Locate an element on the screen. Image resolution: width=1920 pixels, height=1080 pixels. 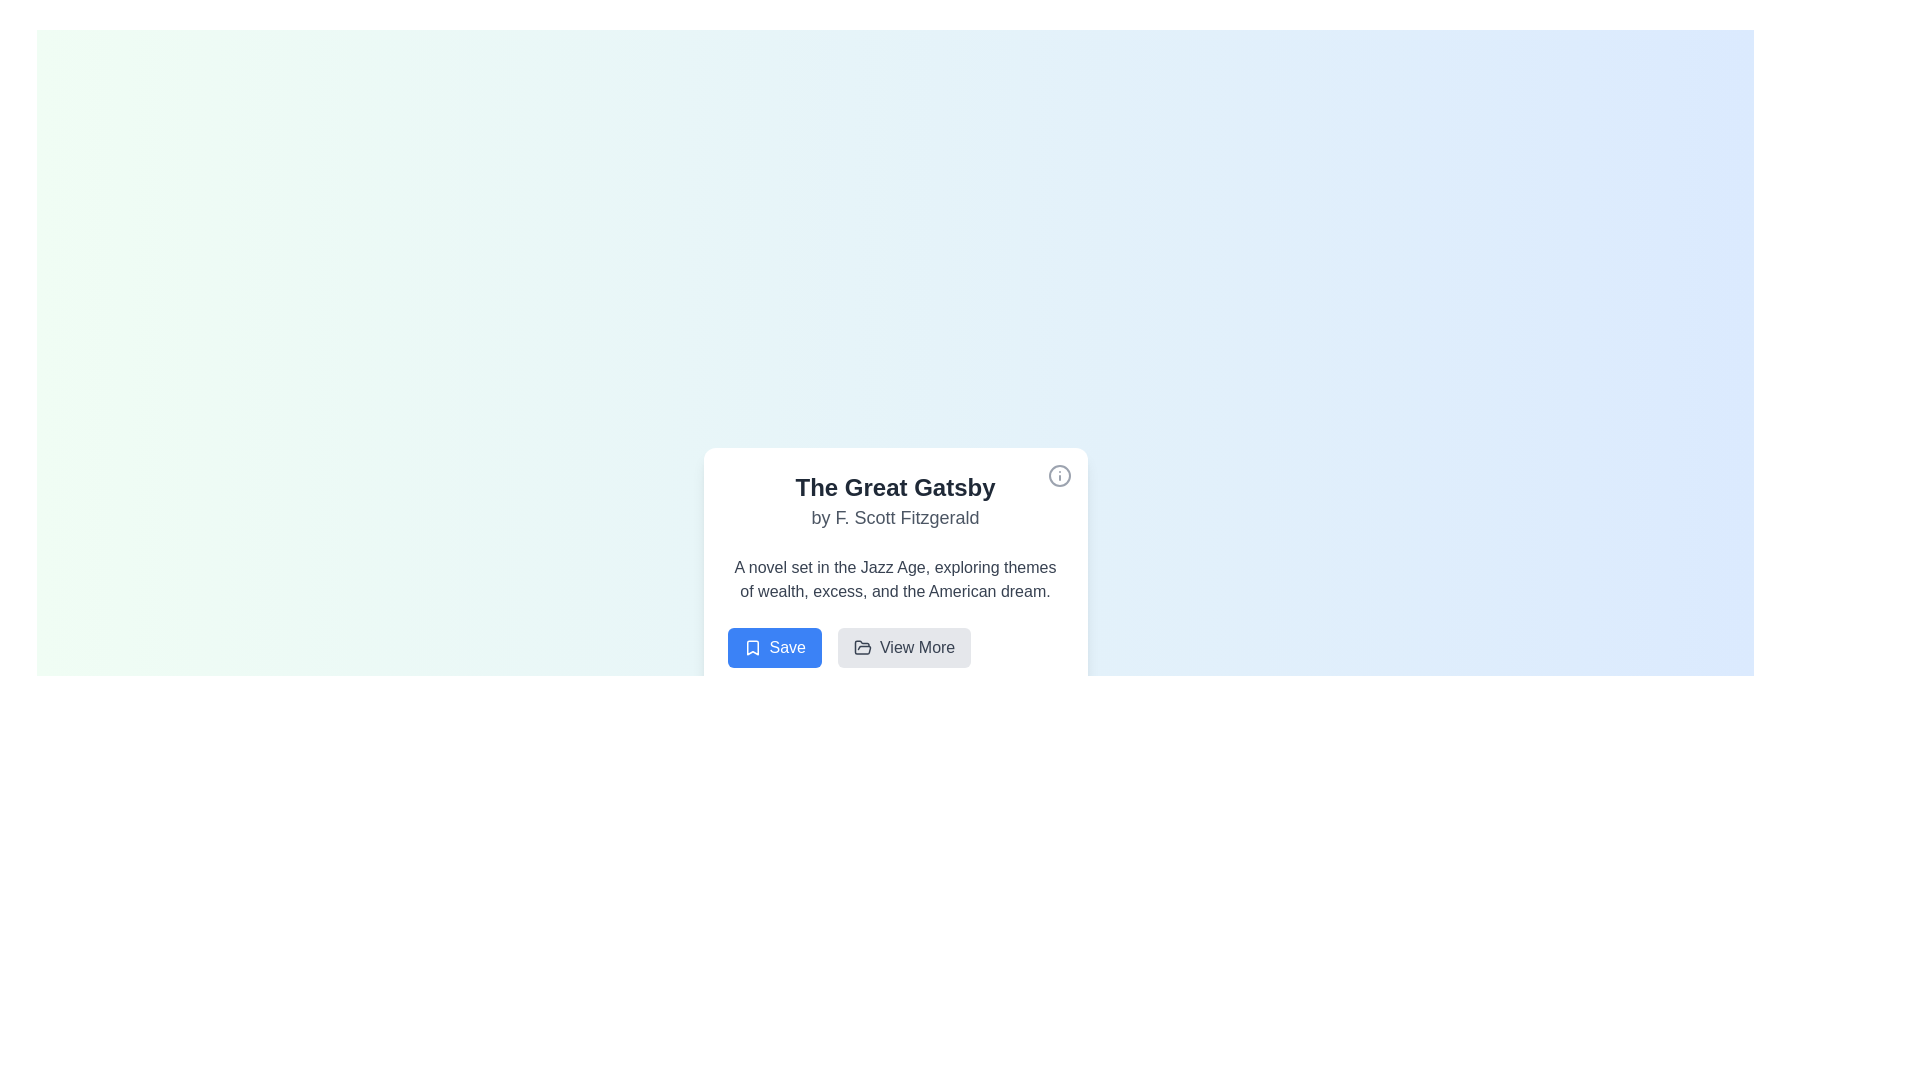
the open folder icon located to the left of the 'View More' button, which has a gray outline and no background color is located at coordinates (863, 648).